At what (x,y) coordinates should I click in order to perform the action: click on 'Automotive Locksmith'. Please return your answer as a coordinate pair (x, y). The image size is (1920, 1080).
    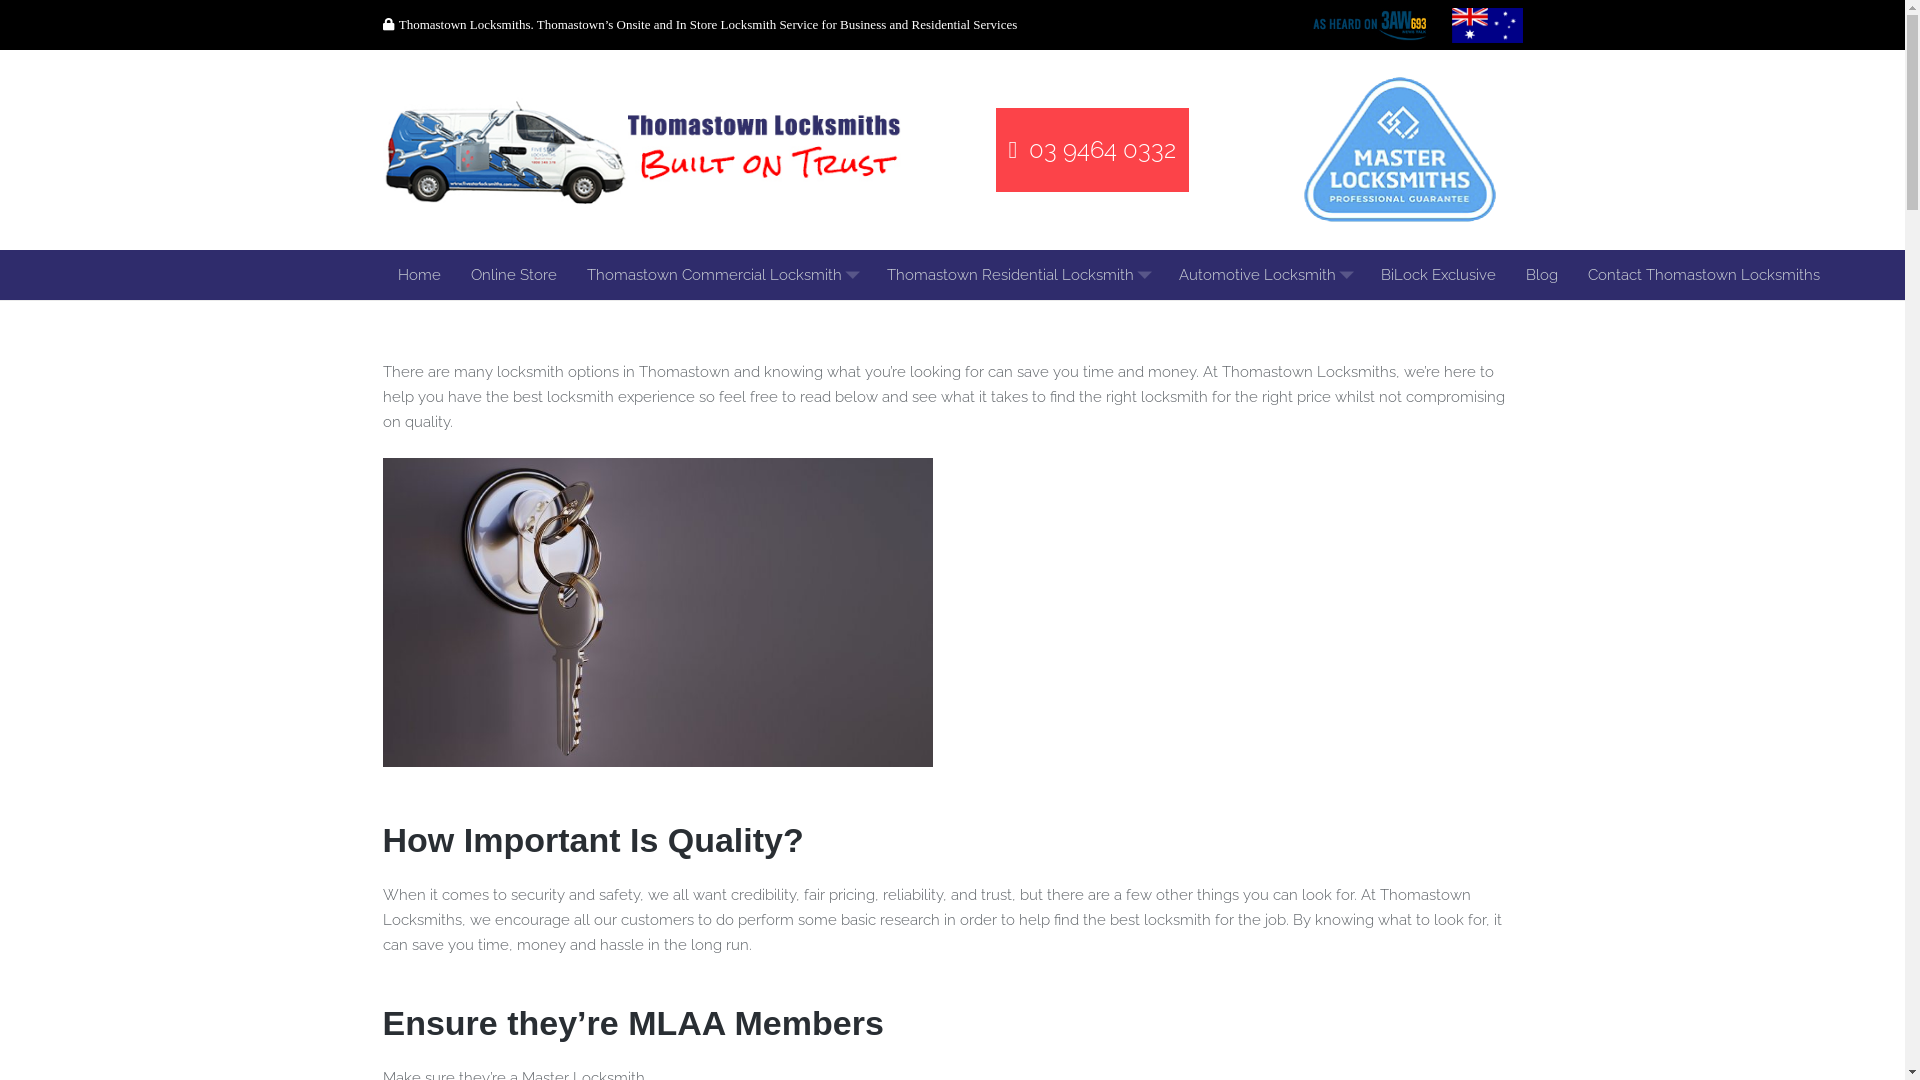
    Looking at the image, I should click on (1163, 274).